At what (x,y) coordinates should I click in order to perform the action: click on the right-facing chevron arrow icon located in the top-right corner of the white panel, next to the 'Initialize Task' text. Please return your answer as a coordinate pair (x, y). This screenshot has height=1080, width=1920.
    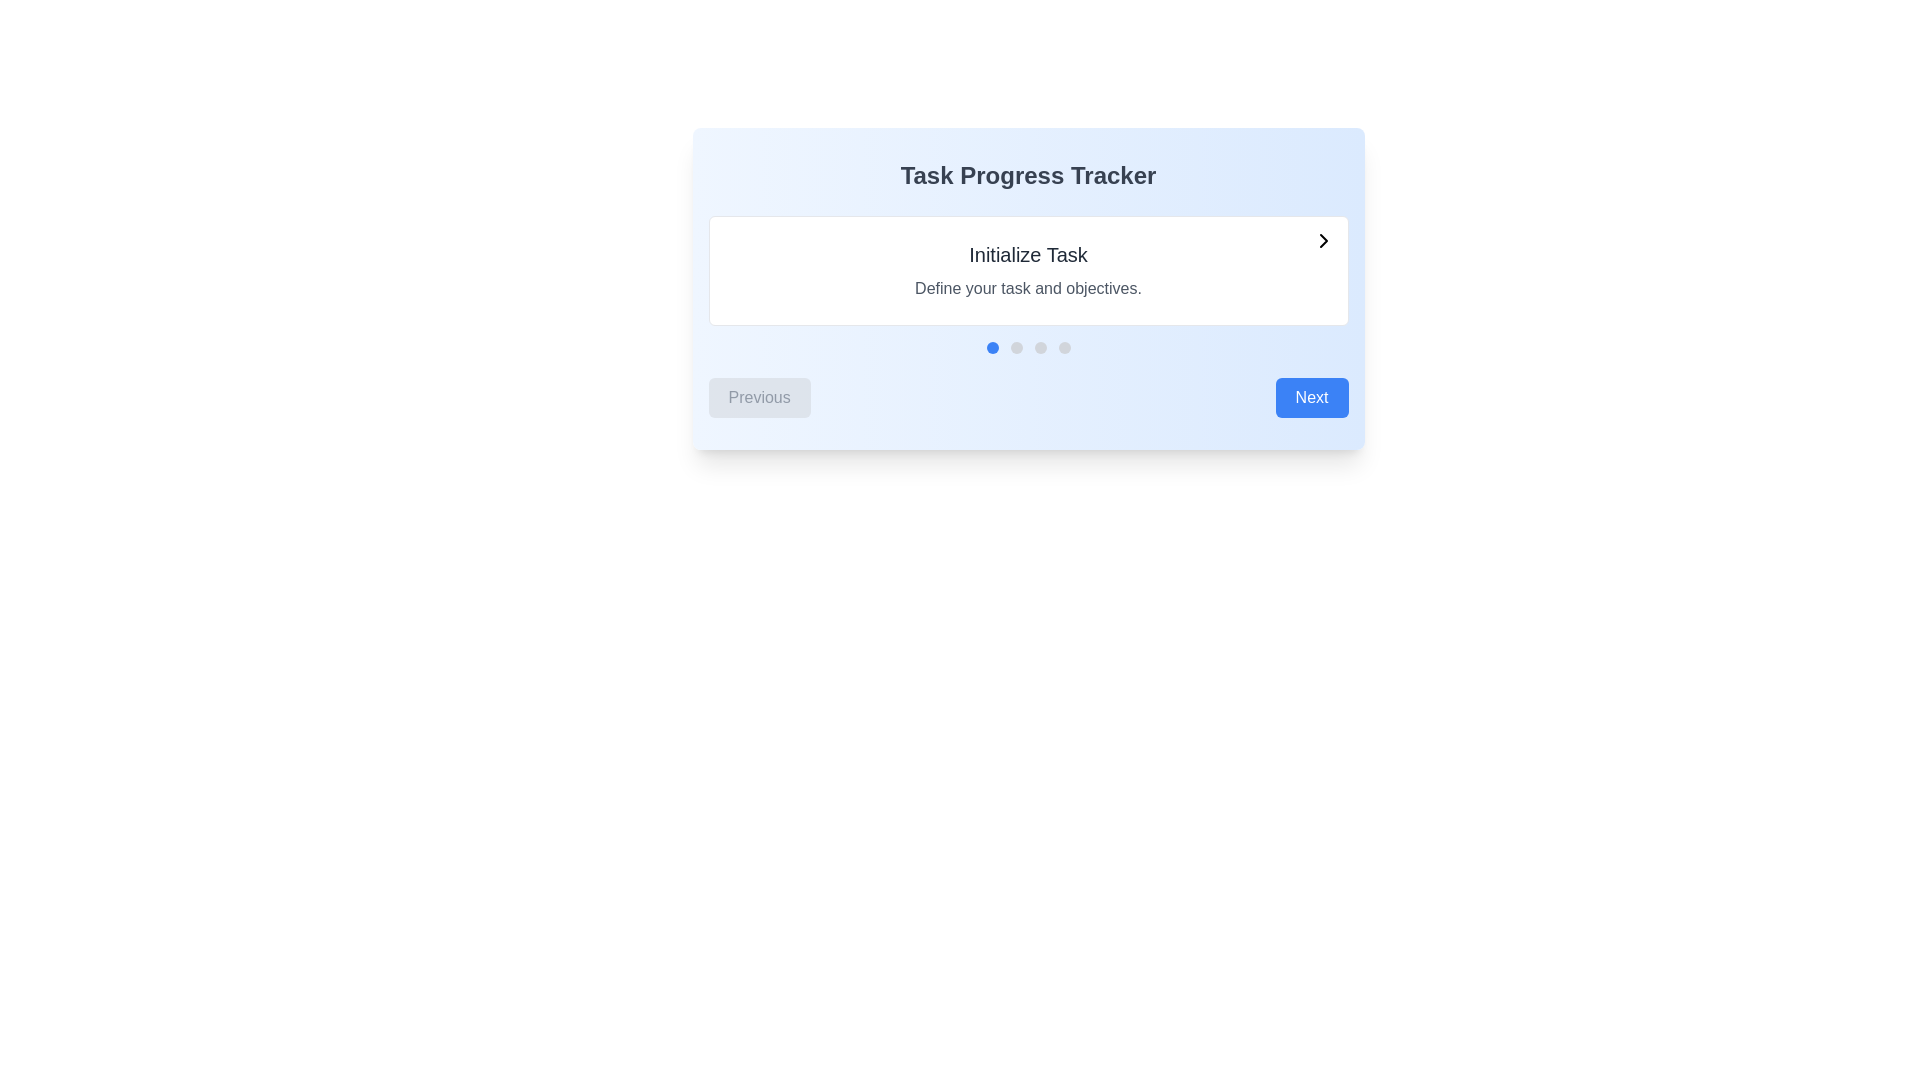
    Looking at the image, I should click on (1323, 239).